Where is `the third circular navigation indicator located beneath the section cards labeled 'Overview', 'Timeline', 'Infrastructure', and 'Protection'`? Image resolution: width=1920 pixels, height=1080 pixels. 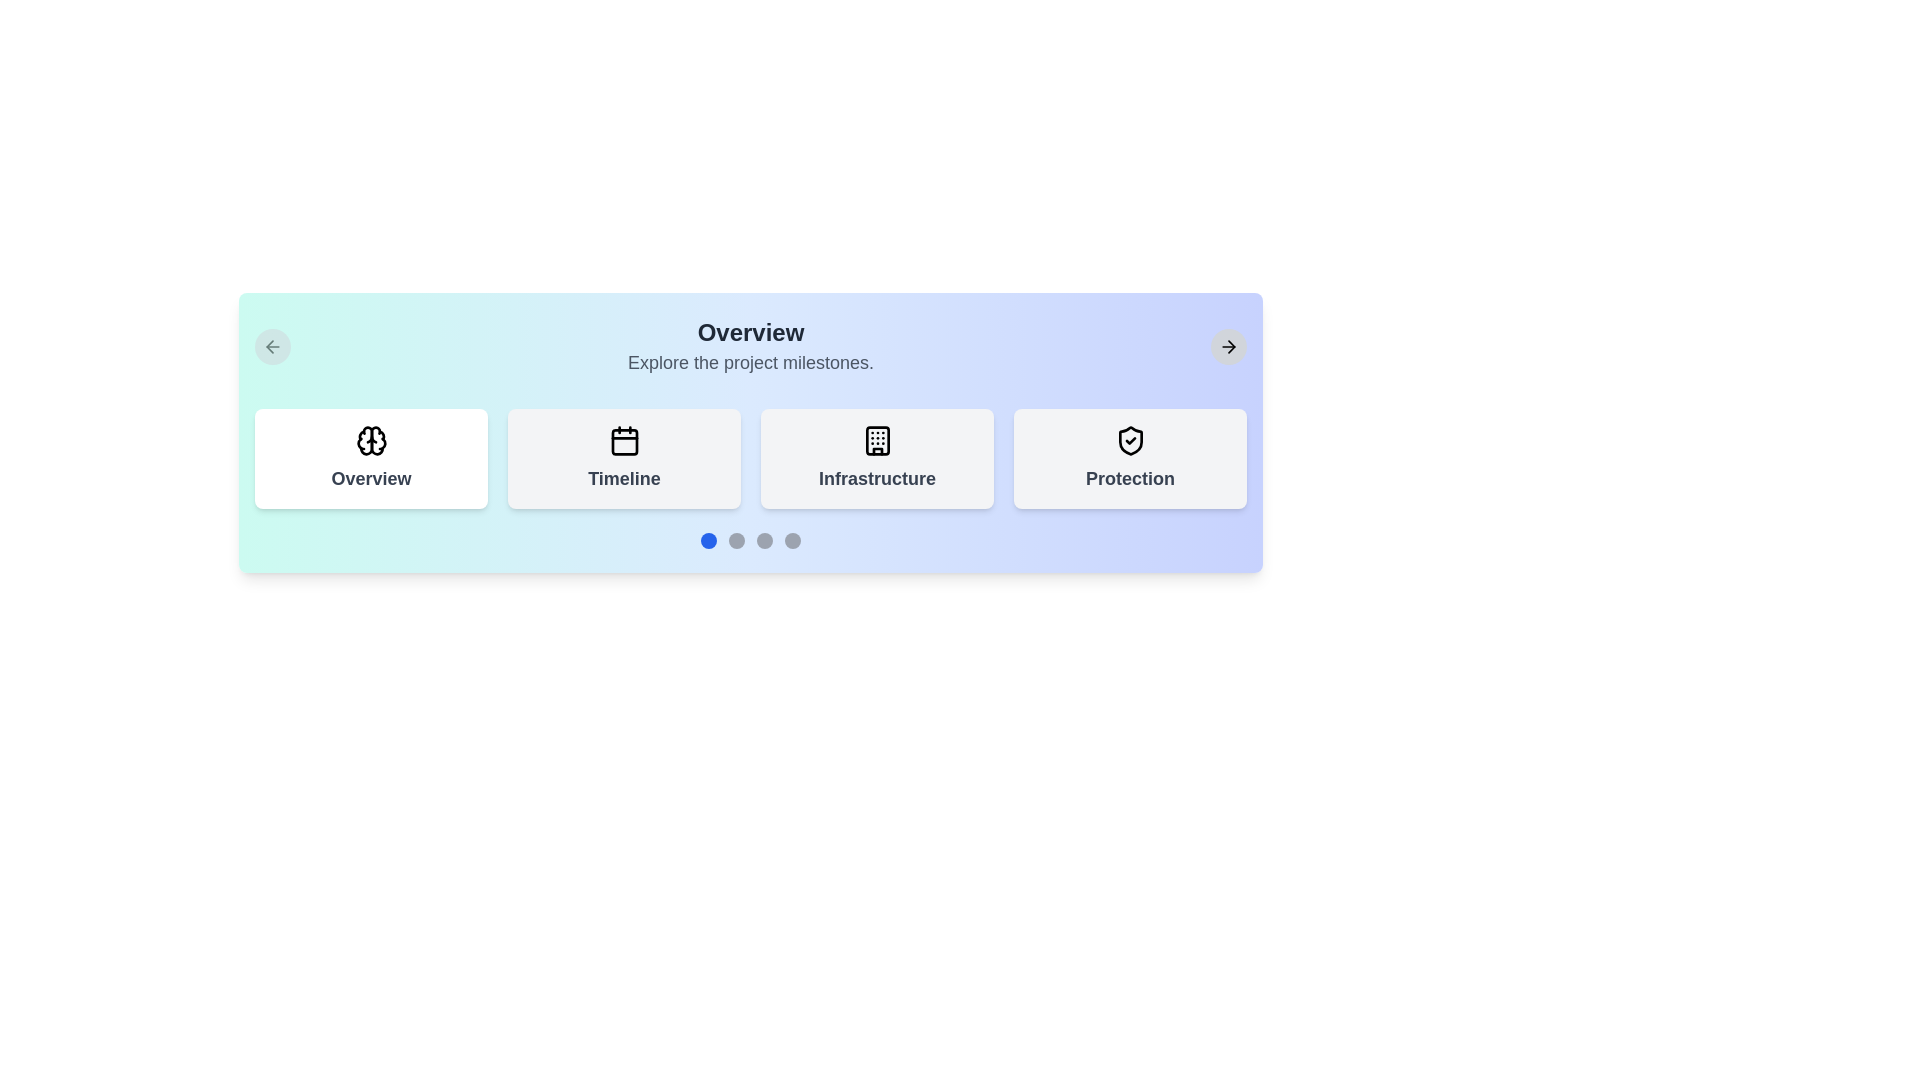
the third circular navigation indicator located beneath the section cards labeled 'Overview', 'Timeline', 'Infrastructure', and 'Protection' is located at coordinates (763, 540).